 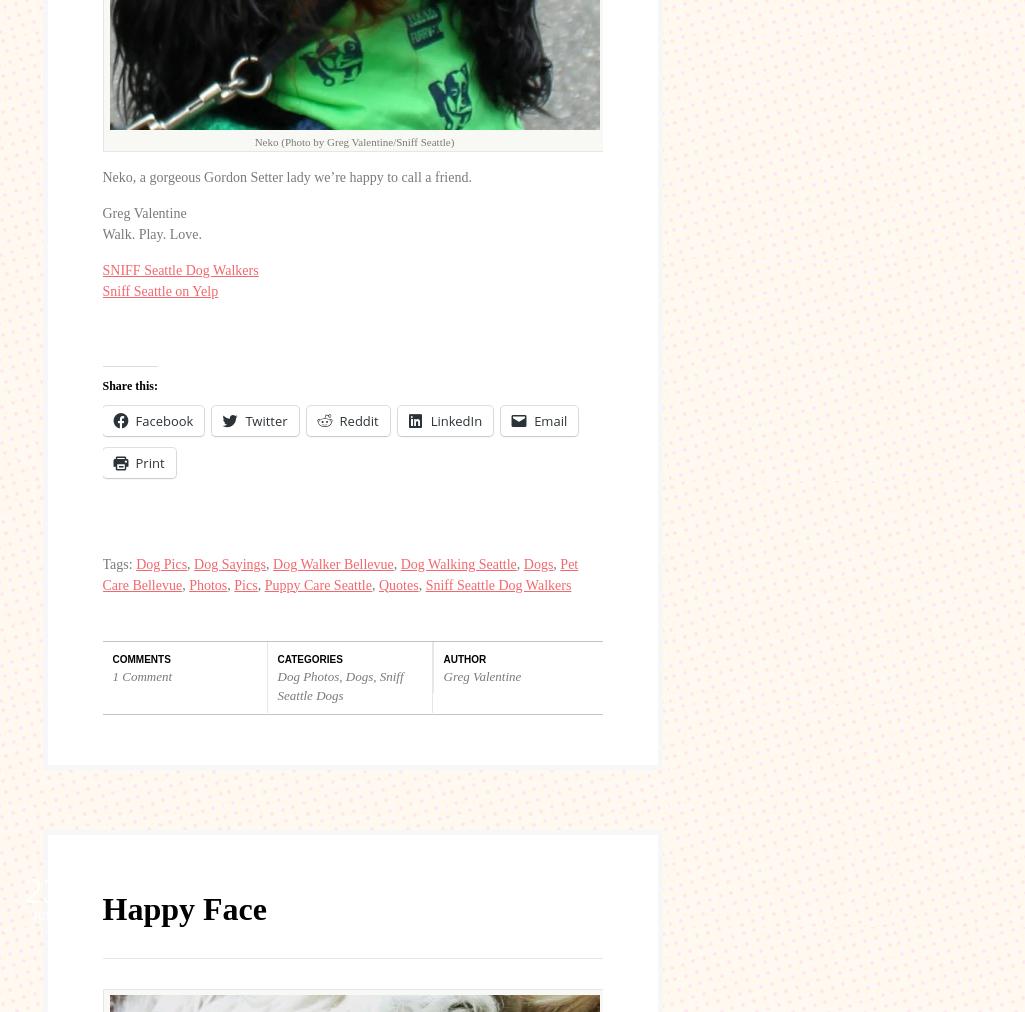 I want to click on '23', so click(x=43, y=889).